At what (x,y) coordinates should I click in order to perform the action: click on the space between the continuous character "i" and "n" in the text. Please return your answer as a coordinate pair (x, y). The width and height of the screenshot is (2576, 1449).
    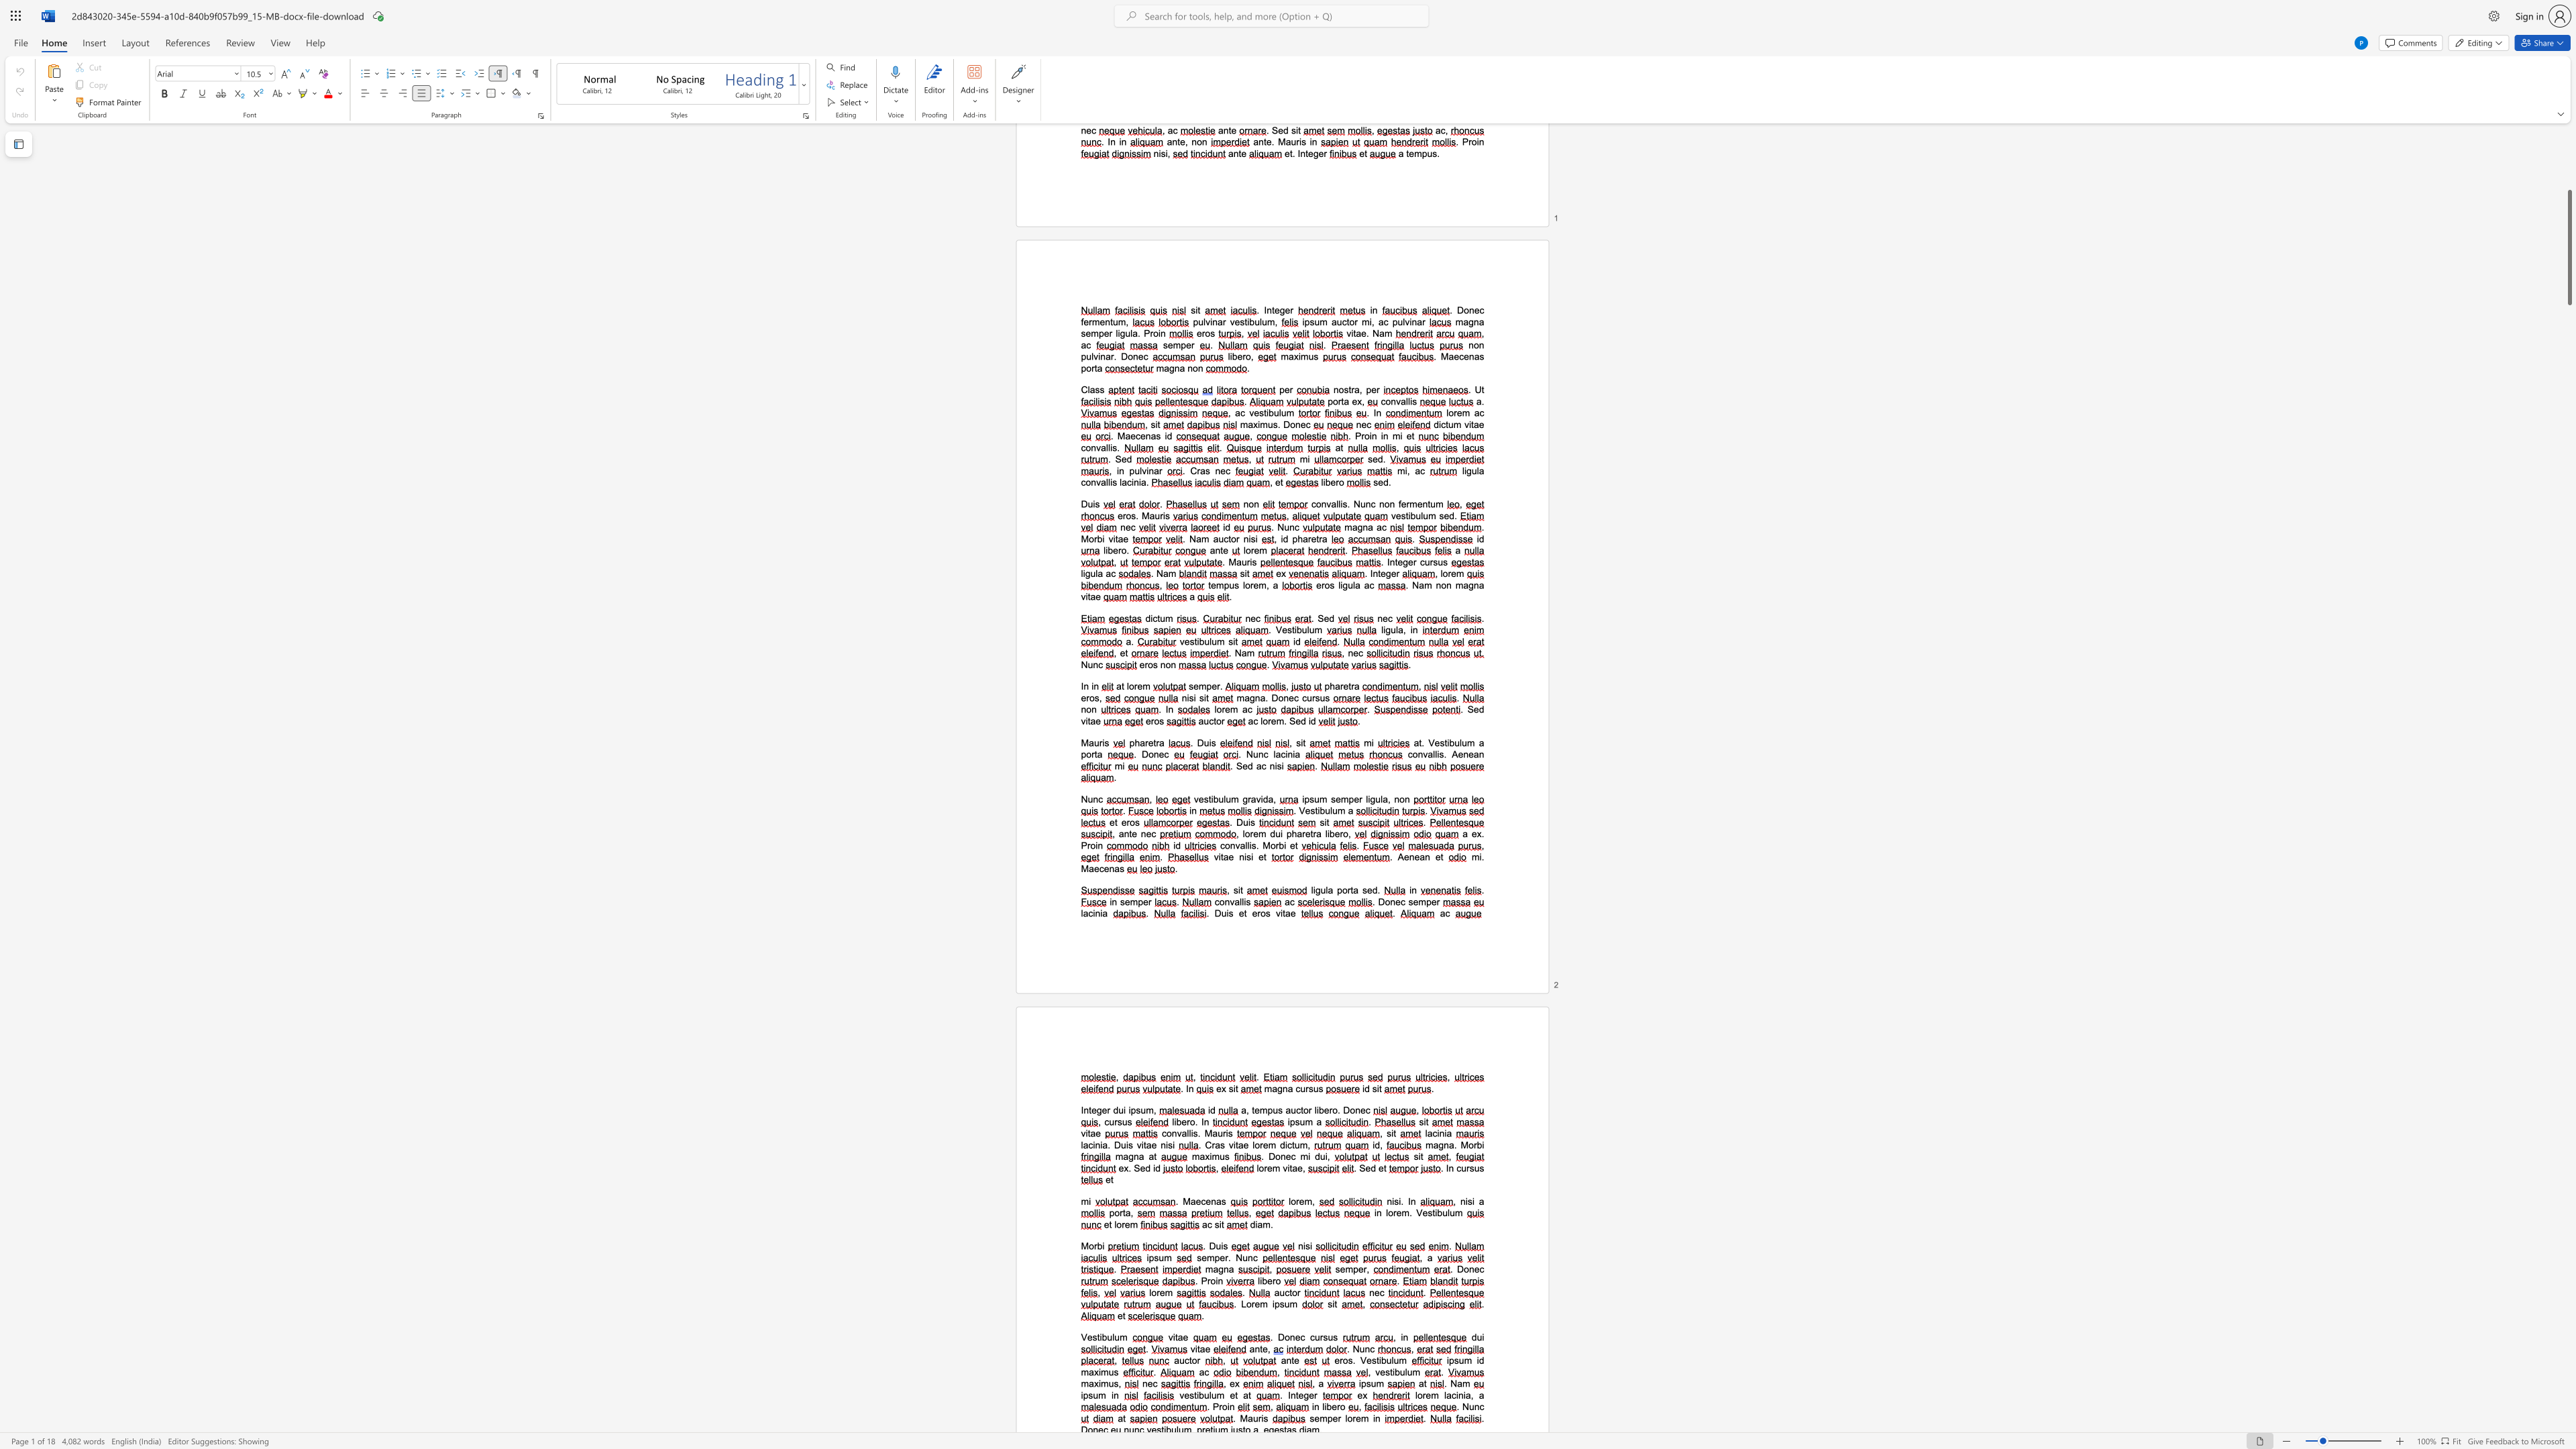
    Looking at the image, I should click on (1457, 1395).